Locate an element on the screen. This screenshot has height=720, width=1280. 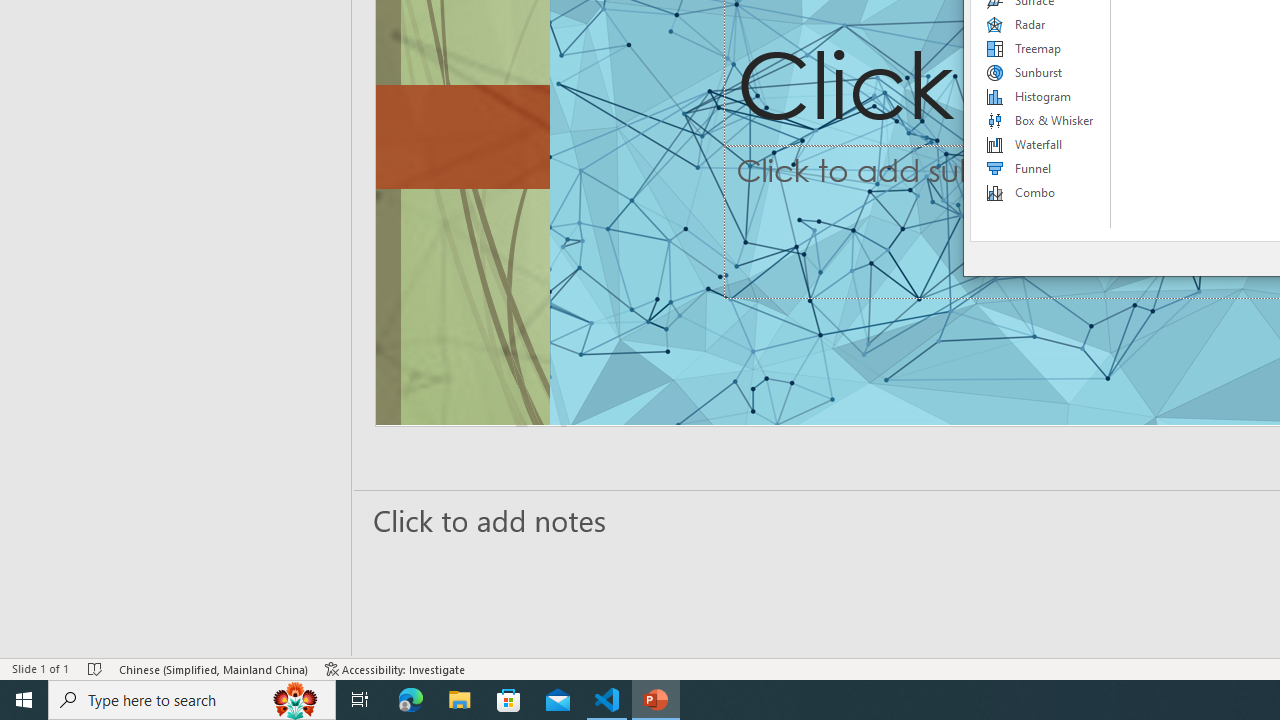
'Sunburst' is located at coordinates (1040, 72).